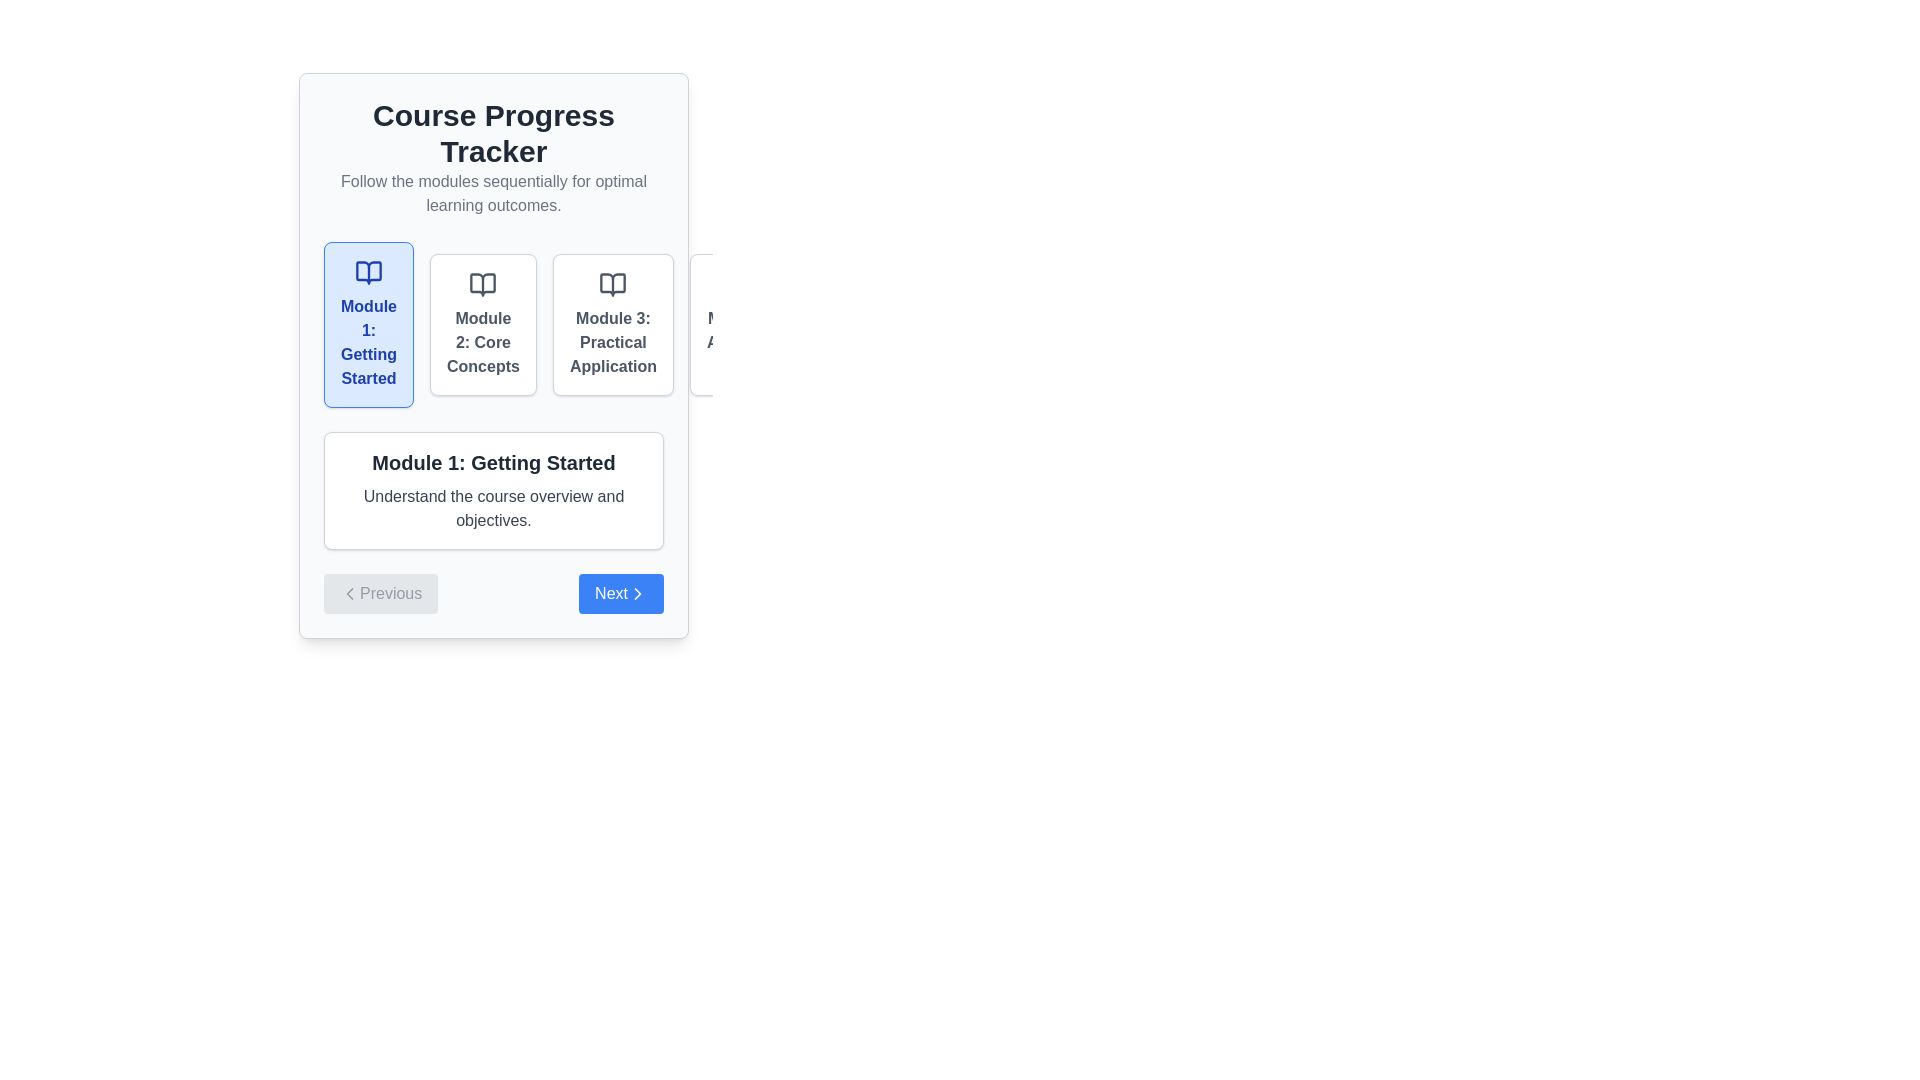  Describe the element at coordinates (637, 593) in the screenshot. I see `the SVG chevron icon within the 'Next' button located at the bottom-right corner of the course tracker interface` at that location.